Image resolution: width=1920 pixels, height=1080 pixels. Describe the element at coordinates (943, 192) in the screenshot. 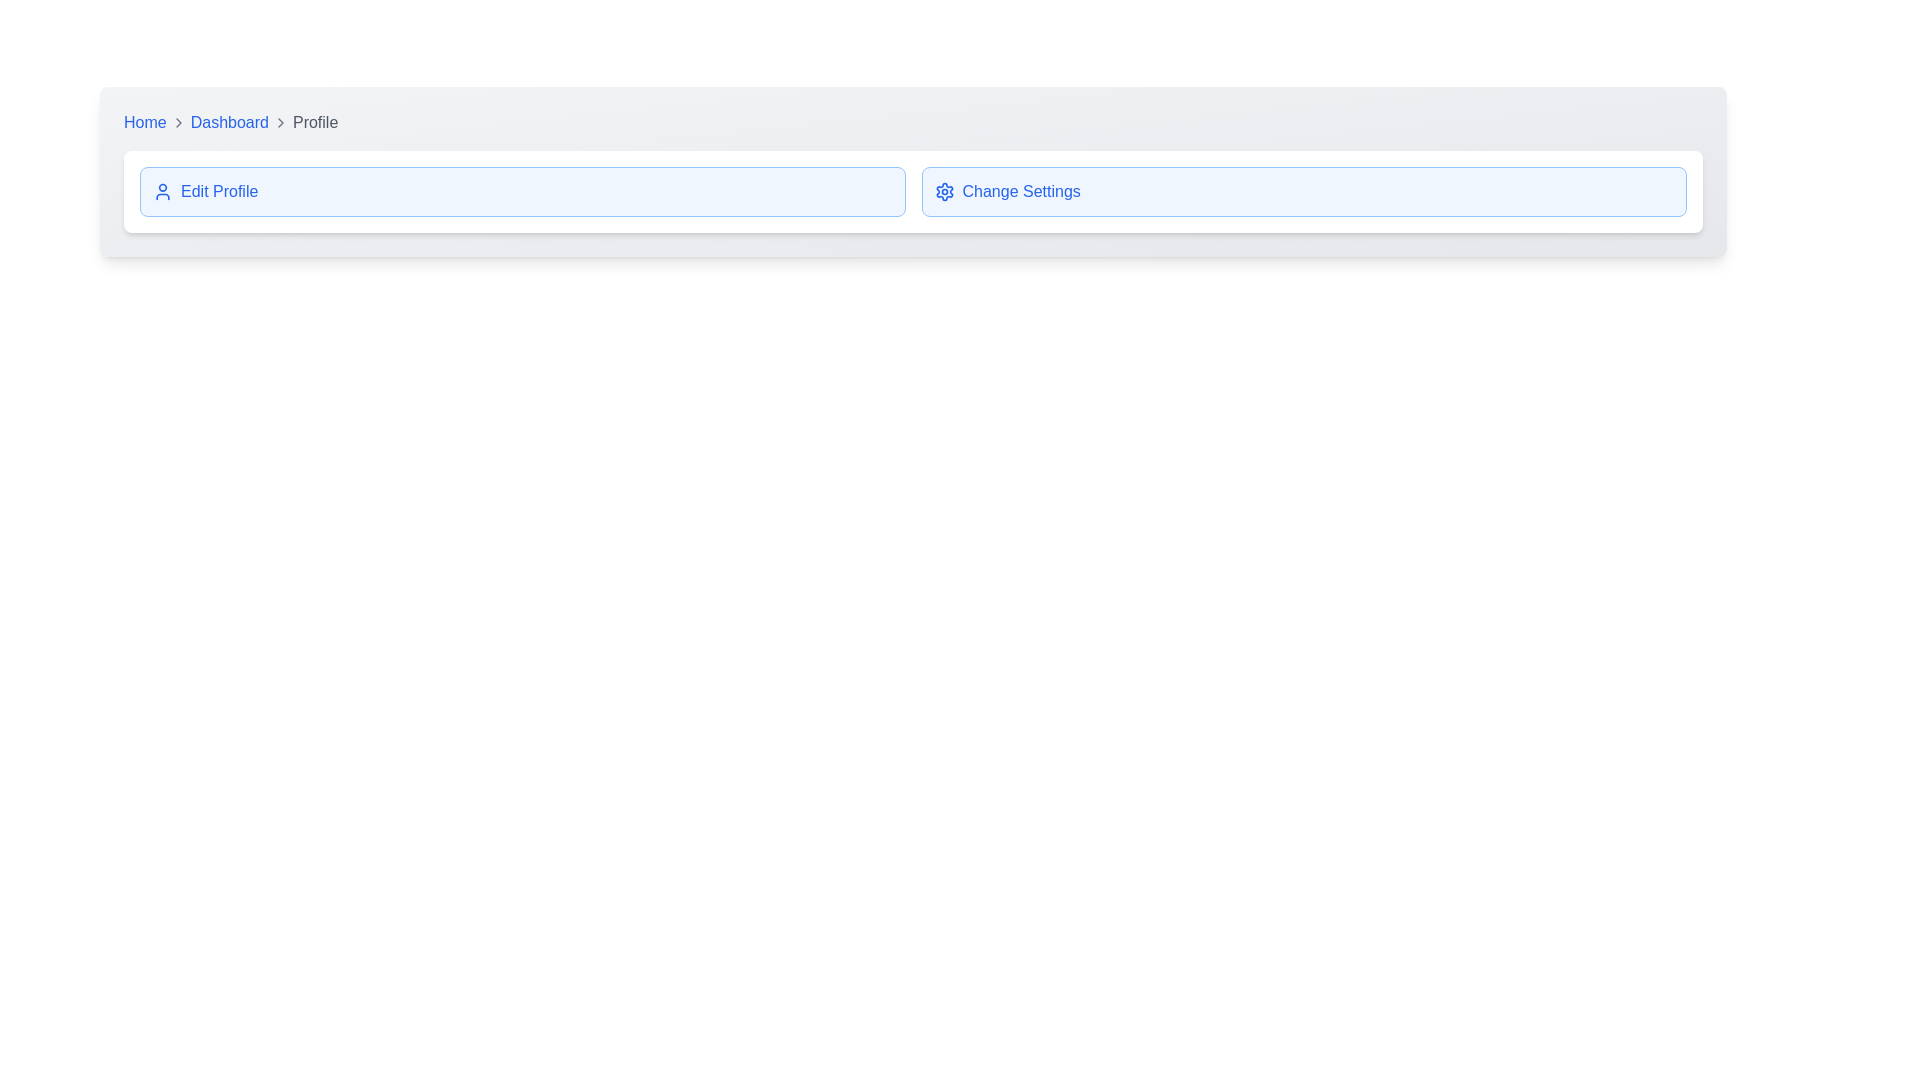

I see `the gear-shaped icon associated with settings located in the header of the user profile section` at that location.